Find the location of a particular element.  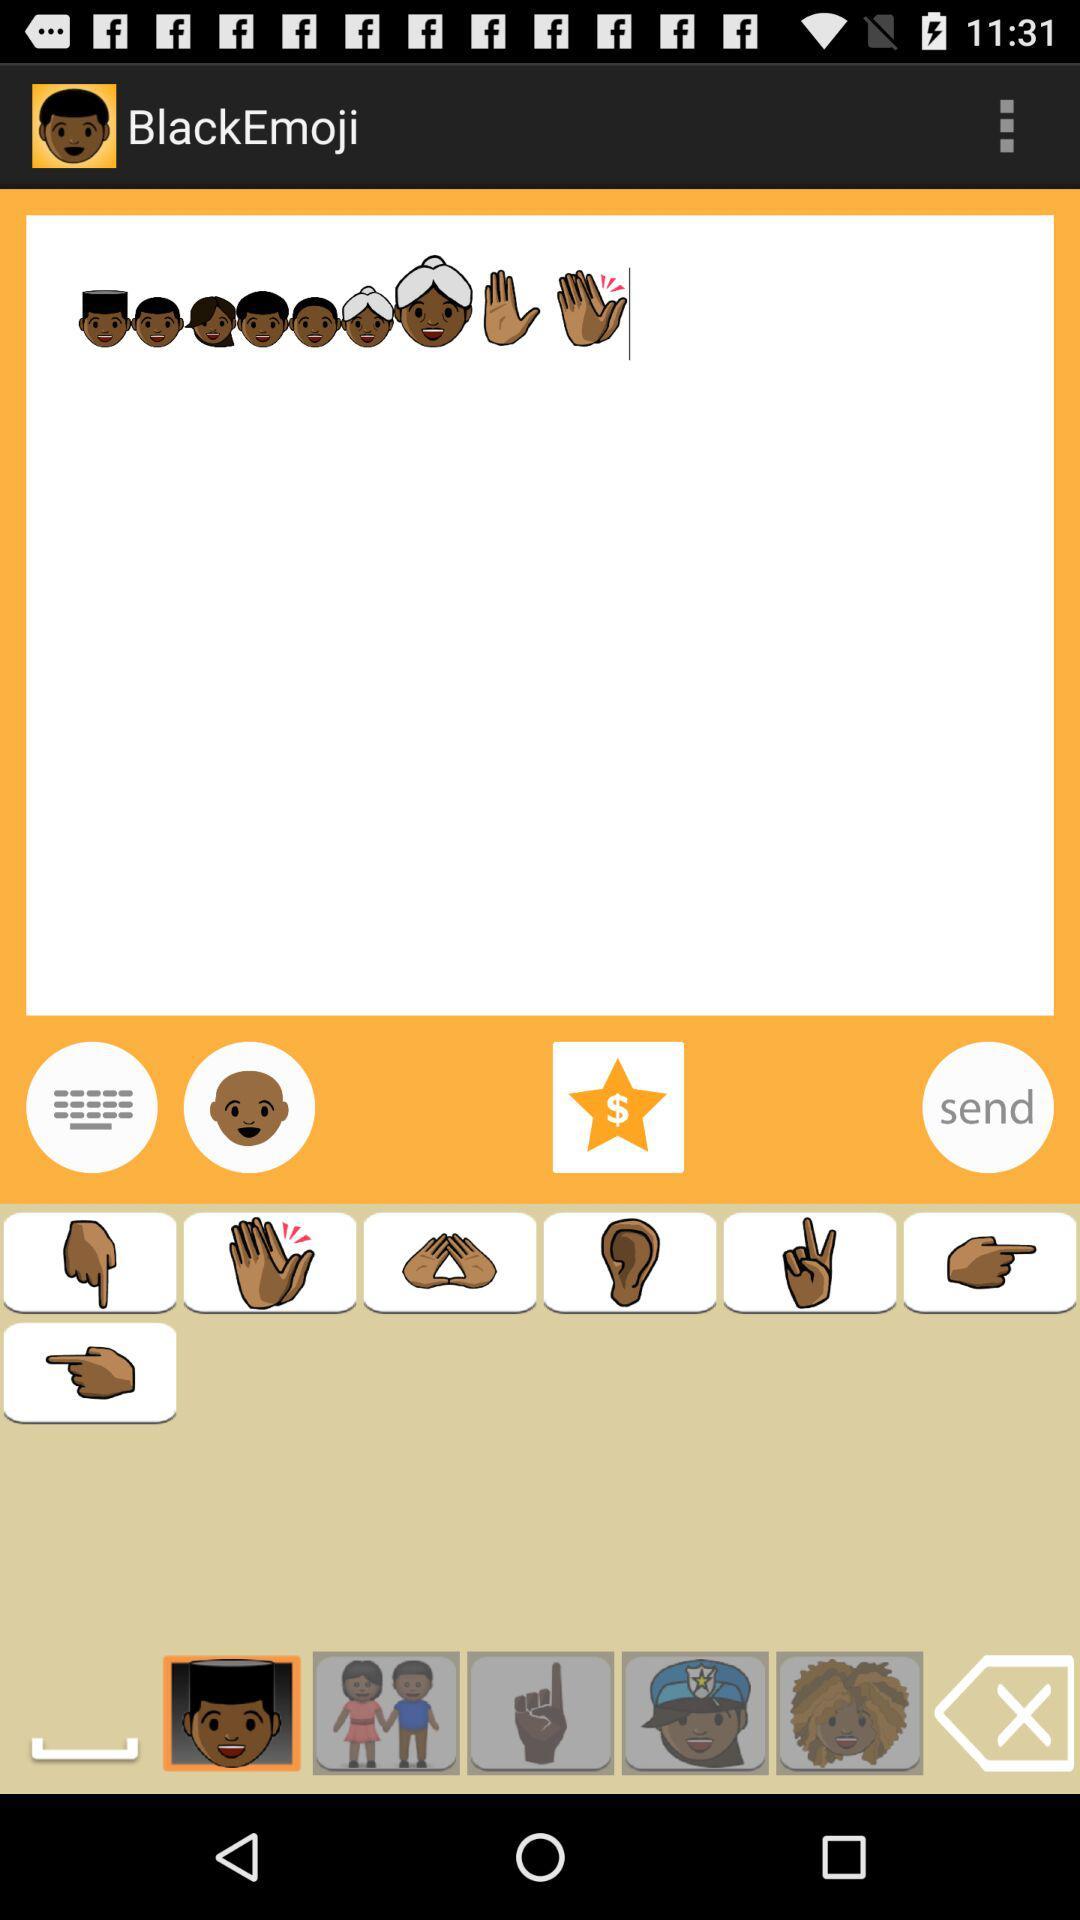

emojis is located at coordinates (248, 1106).